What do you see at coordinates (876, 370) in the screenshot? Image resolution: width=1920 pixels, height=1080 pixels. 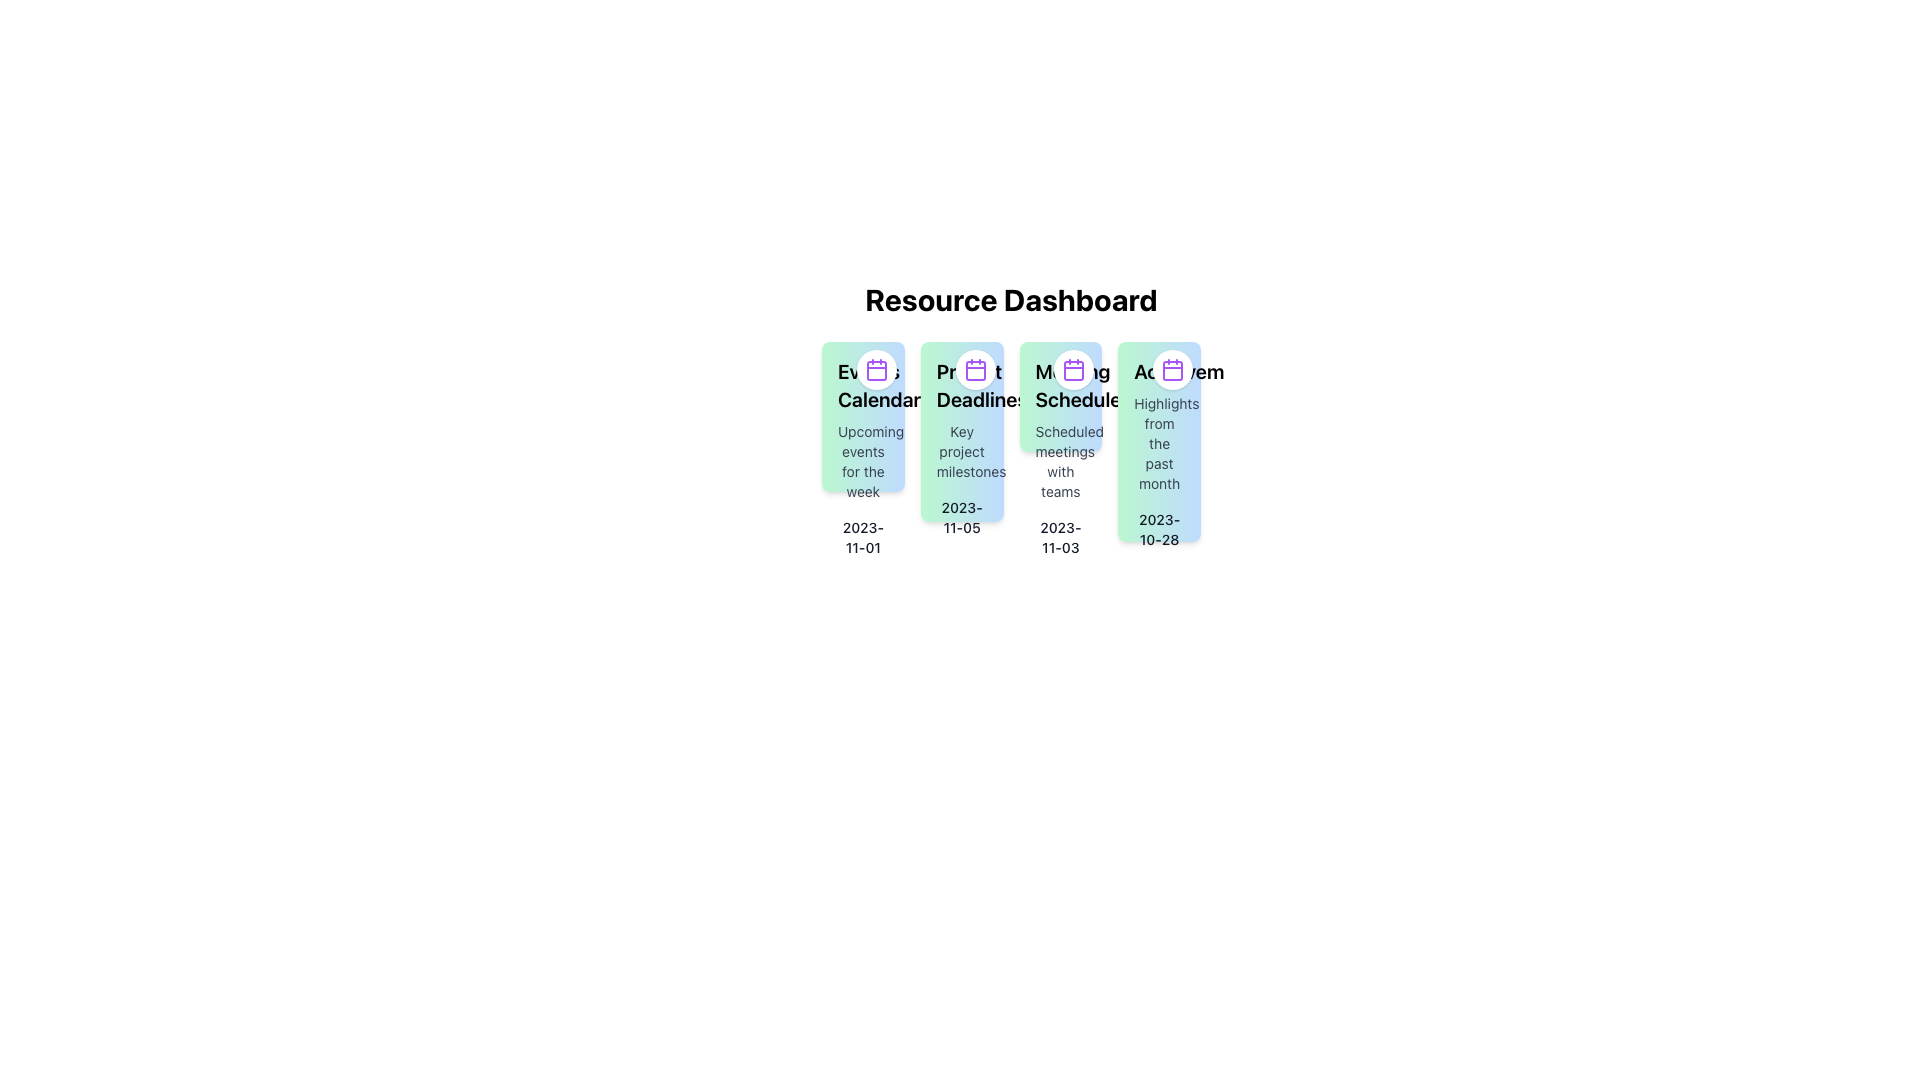 I see `the rectangle element within the calendar icon located in the upper left of the 'Event Calendar' section of the dashboard` at bounding box center [876, 370].